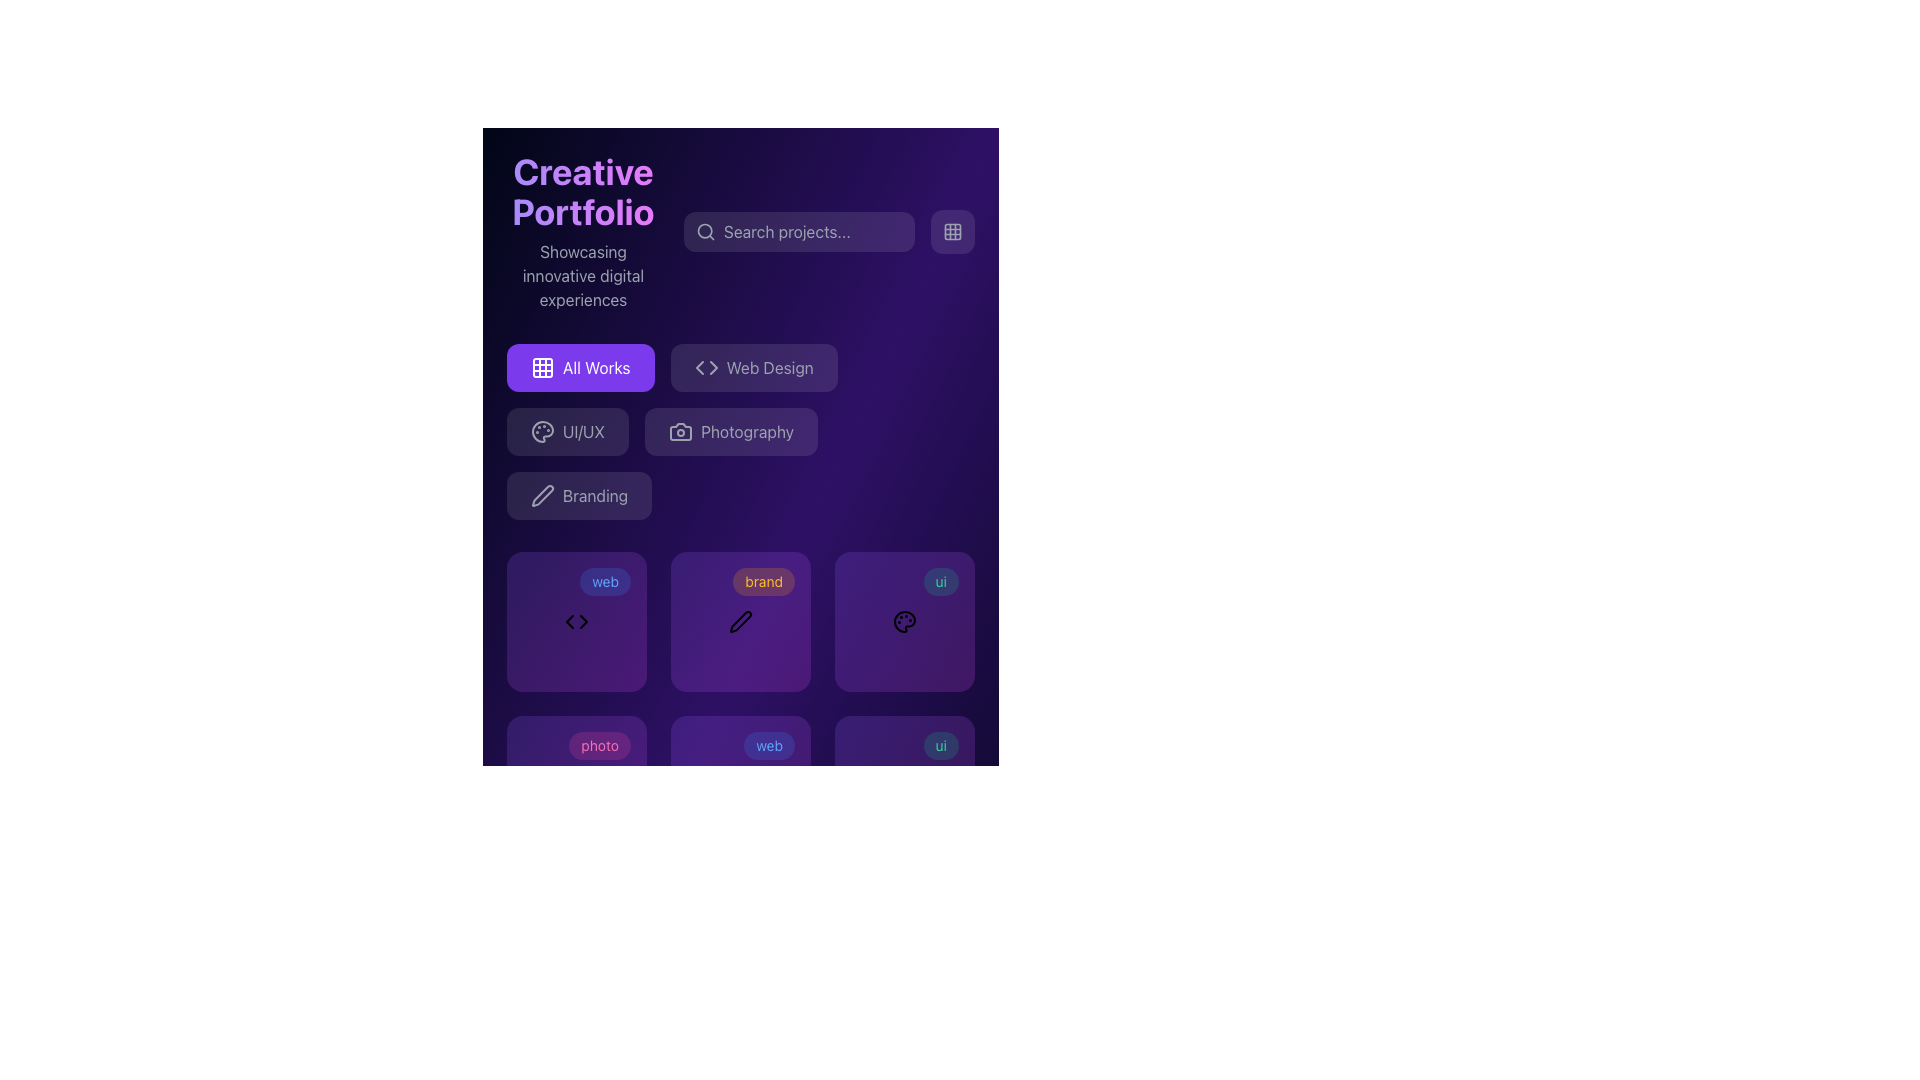 The image size is (1920, 1080). What do you see at coordinates (713, 367) in the screenshot?
I see `the rightward arrow vector graphic within the 'code' icon SVG, which visually represents coding activities` at bounding box center [713, 367].